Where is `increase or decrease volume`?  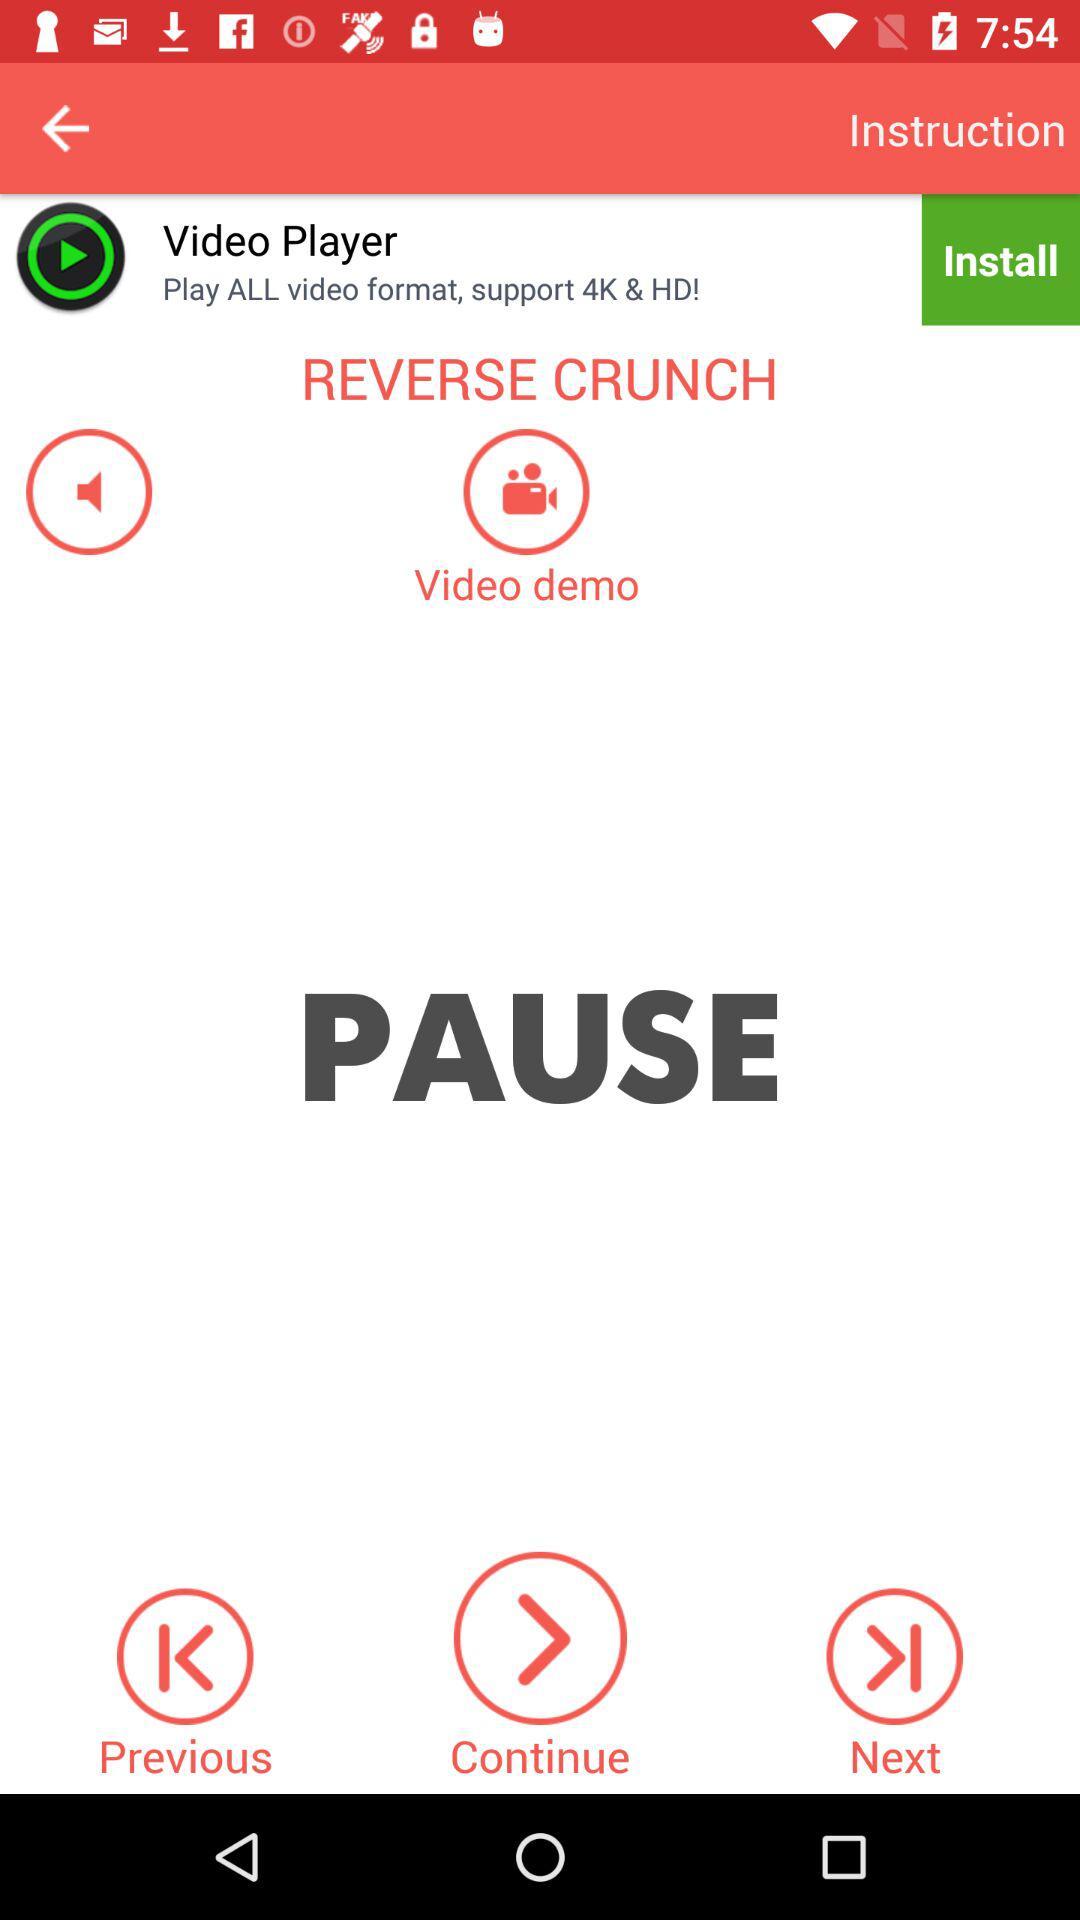 increase or decrease volume is located at coordinates (75, 491).